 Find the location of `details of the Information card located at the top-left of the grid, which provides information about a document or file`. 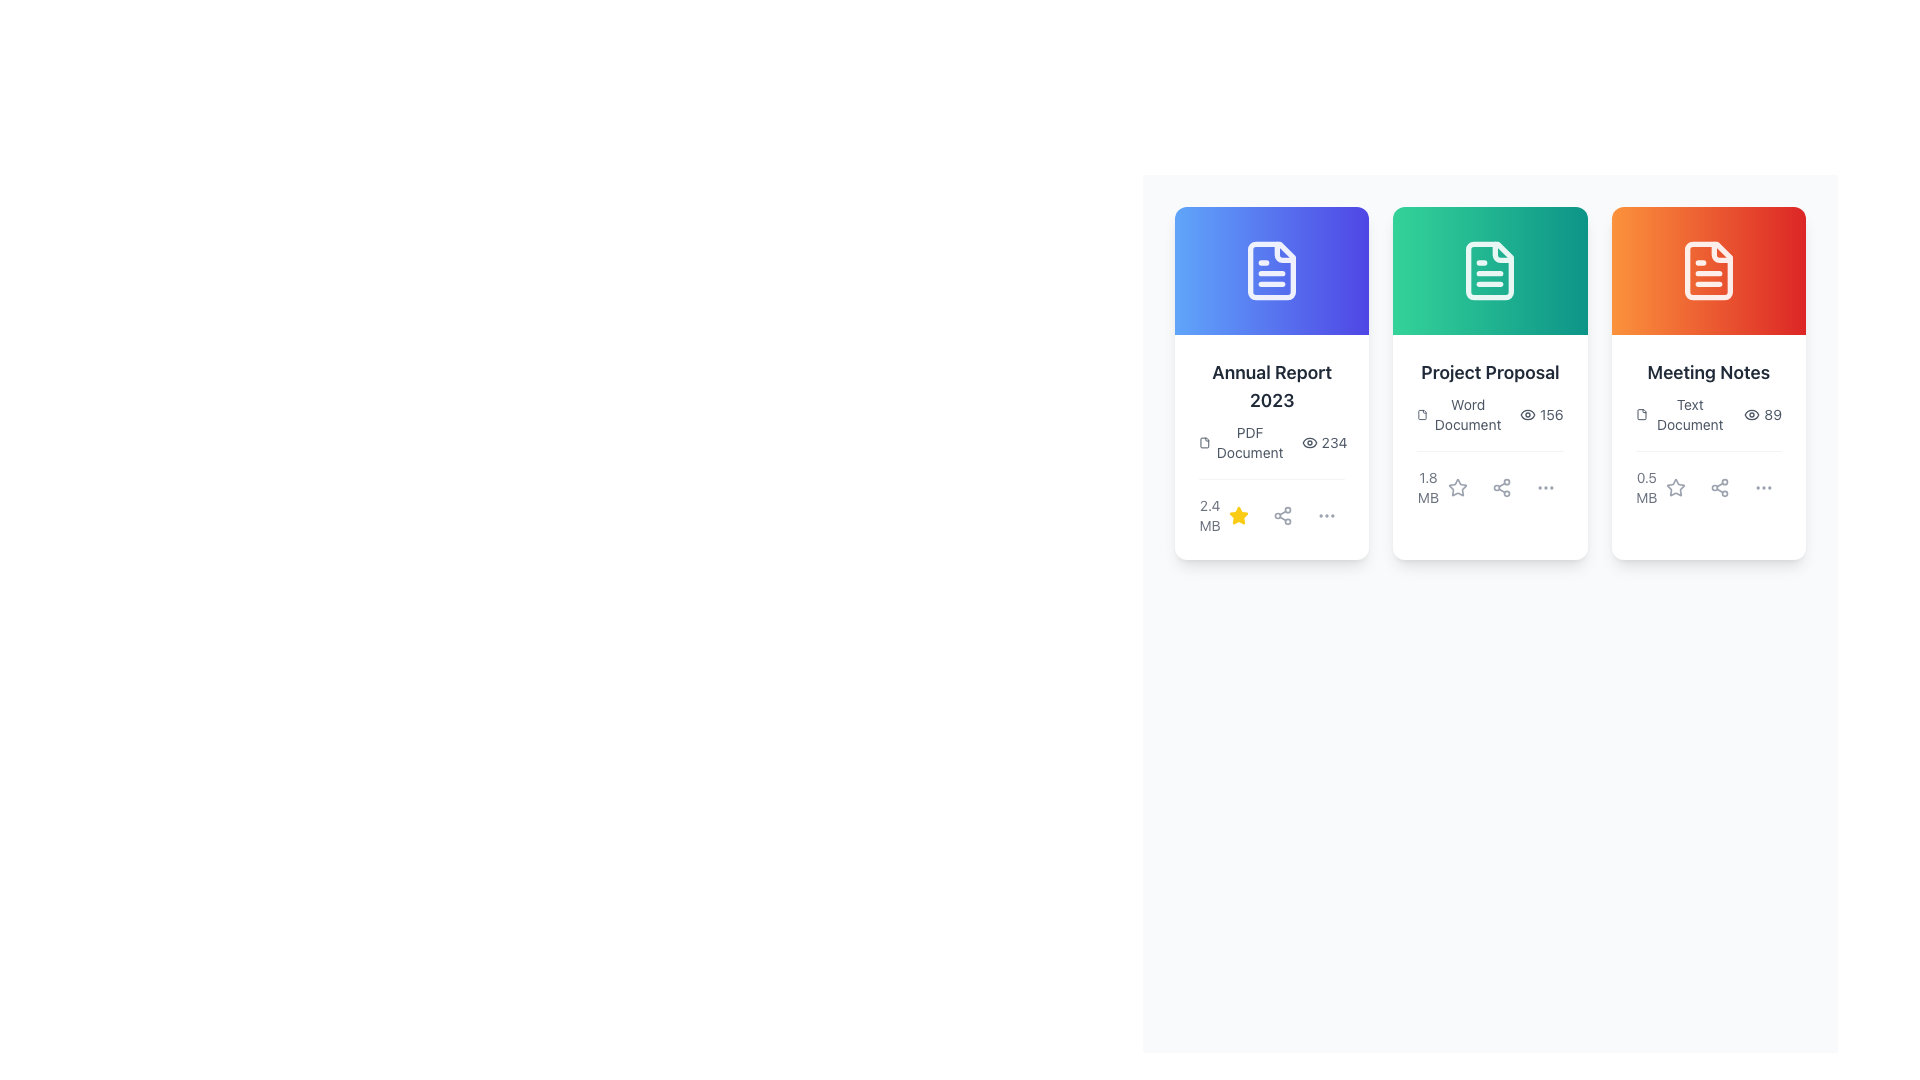

details of the Information card located at the top-left of the grid, which provides information about a document or file is located at coordinates (1271, 383).